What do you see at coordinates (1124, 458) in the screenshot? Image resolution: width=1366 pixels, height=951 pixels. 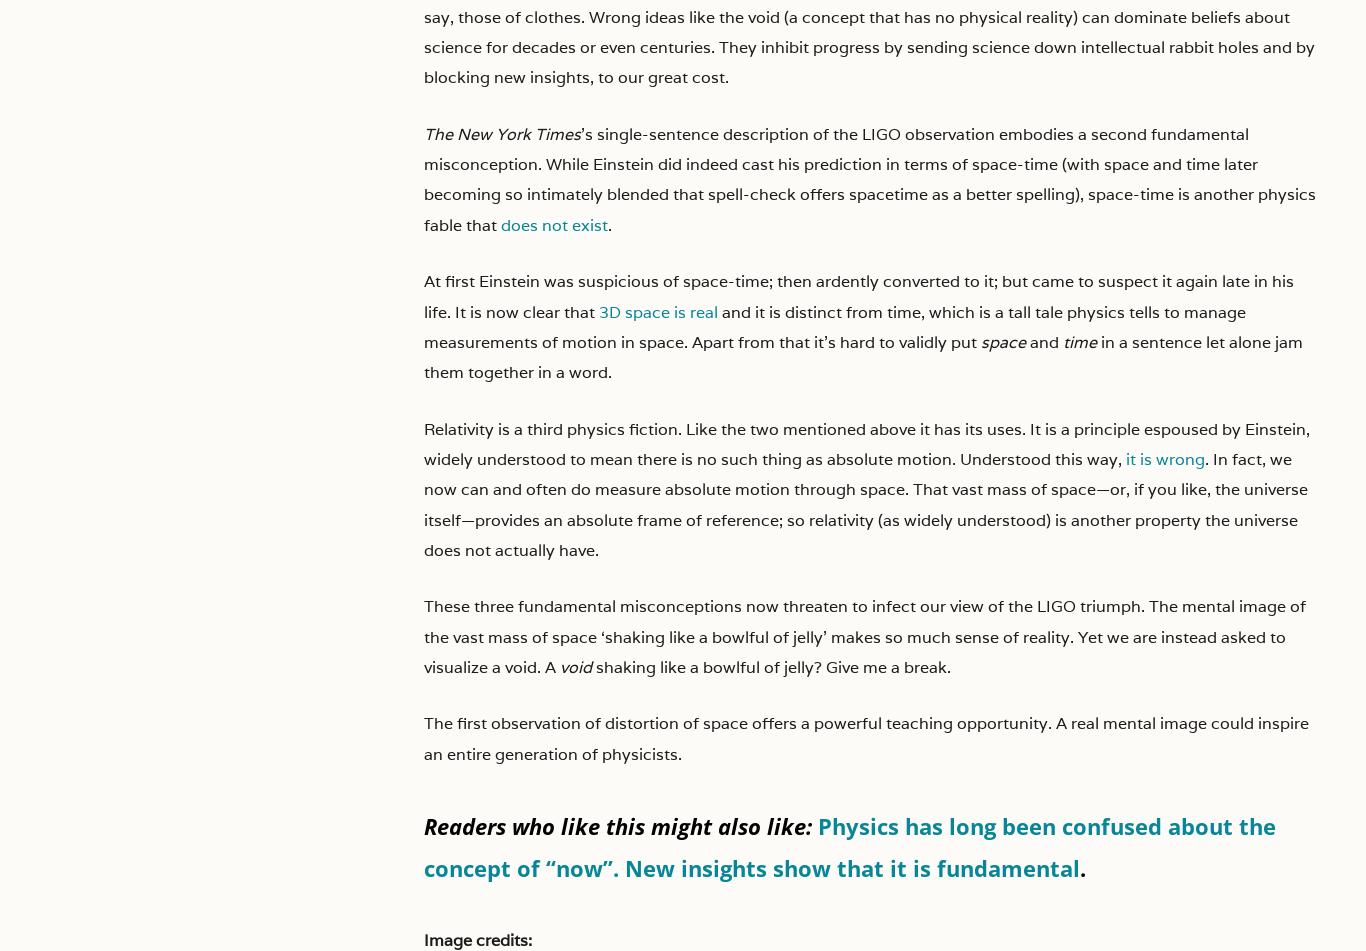 I see `'it is wrong'` at bounding box center [1124, 458].